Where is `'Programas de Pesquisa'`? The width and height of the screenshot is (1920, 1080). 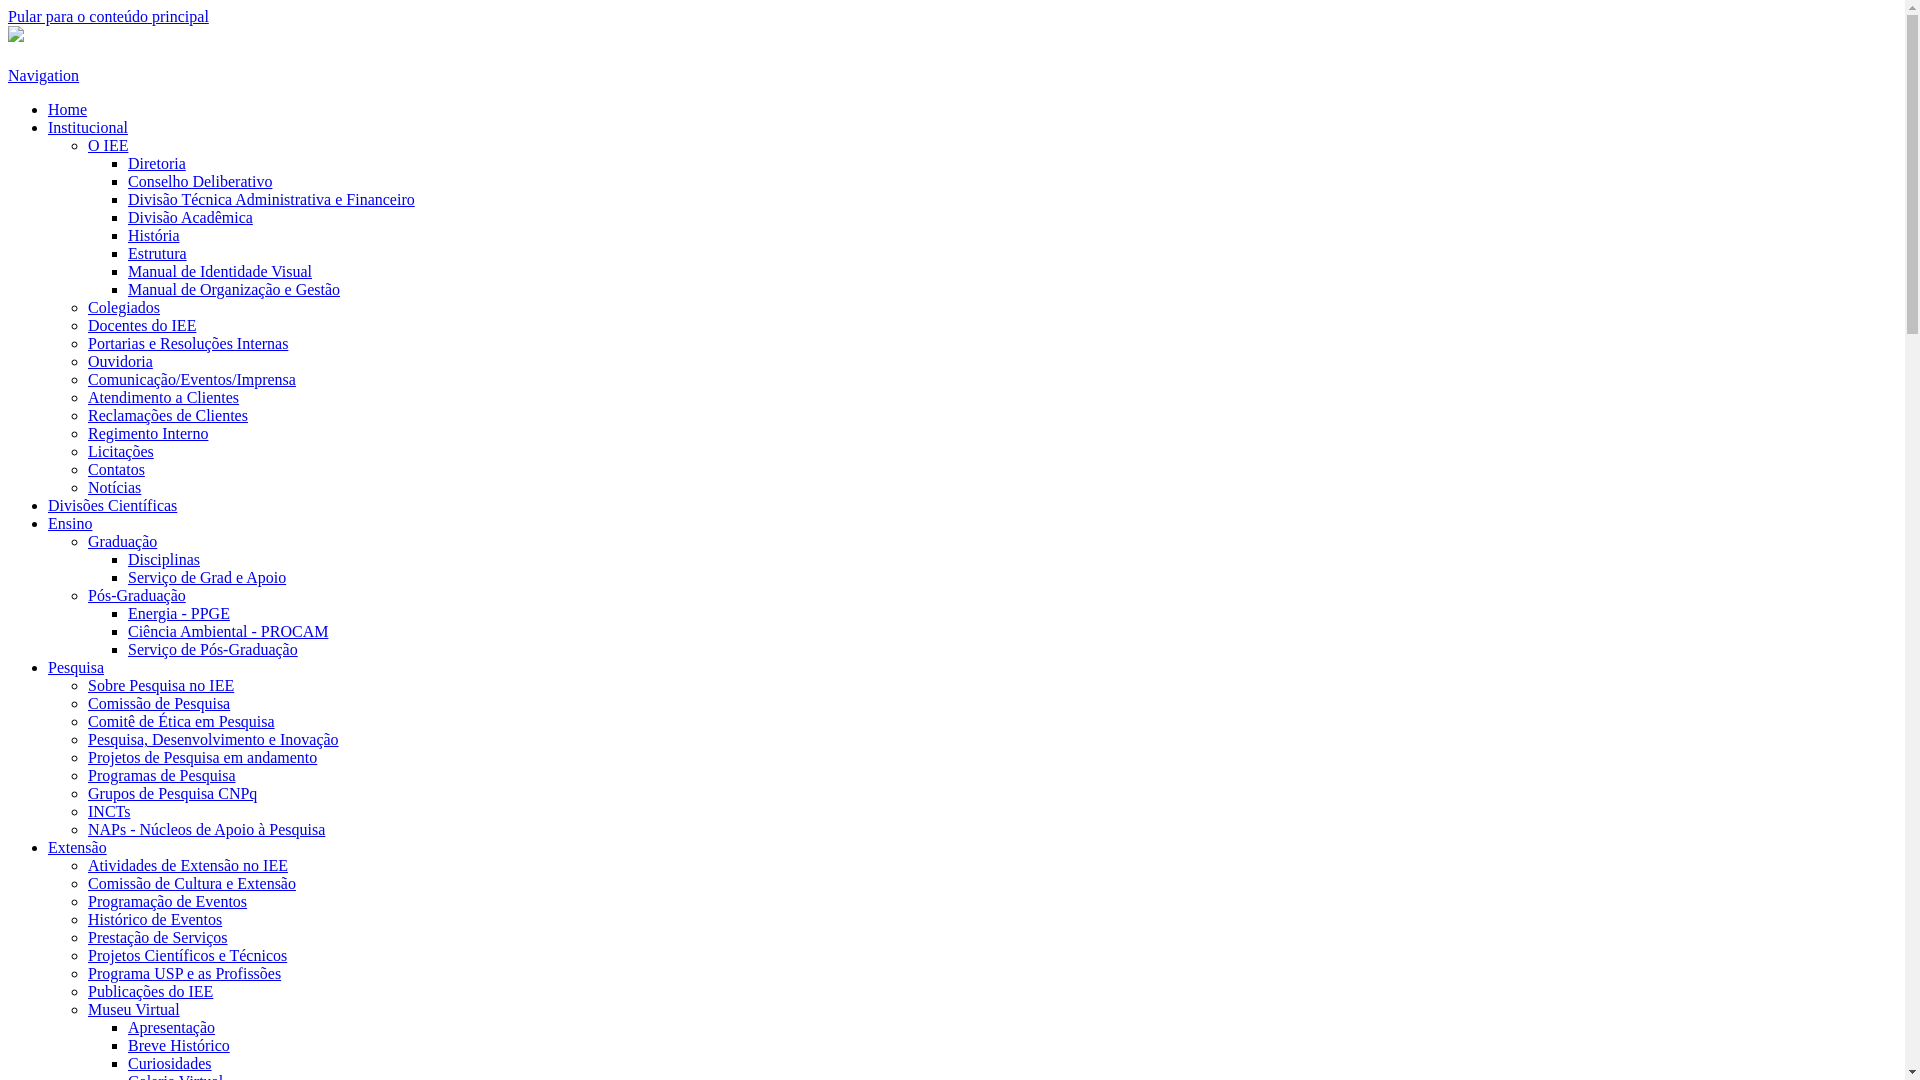
'Programas de Pesquisa' is located at coordinates (162, 774).